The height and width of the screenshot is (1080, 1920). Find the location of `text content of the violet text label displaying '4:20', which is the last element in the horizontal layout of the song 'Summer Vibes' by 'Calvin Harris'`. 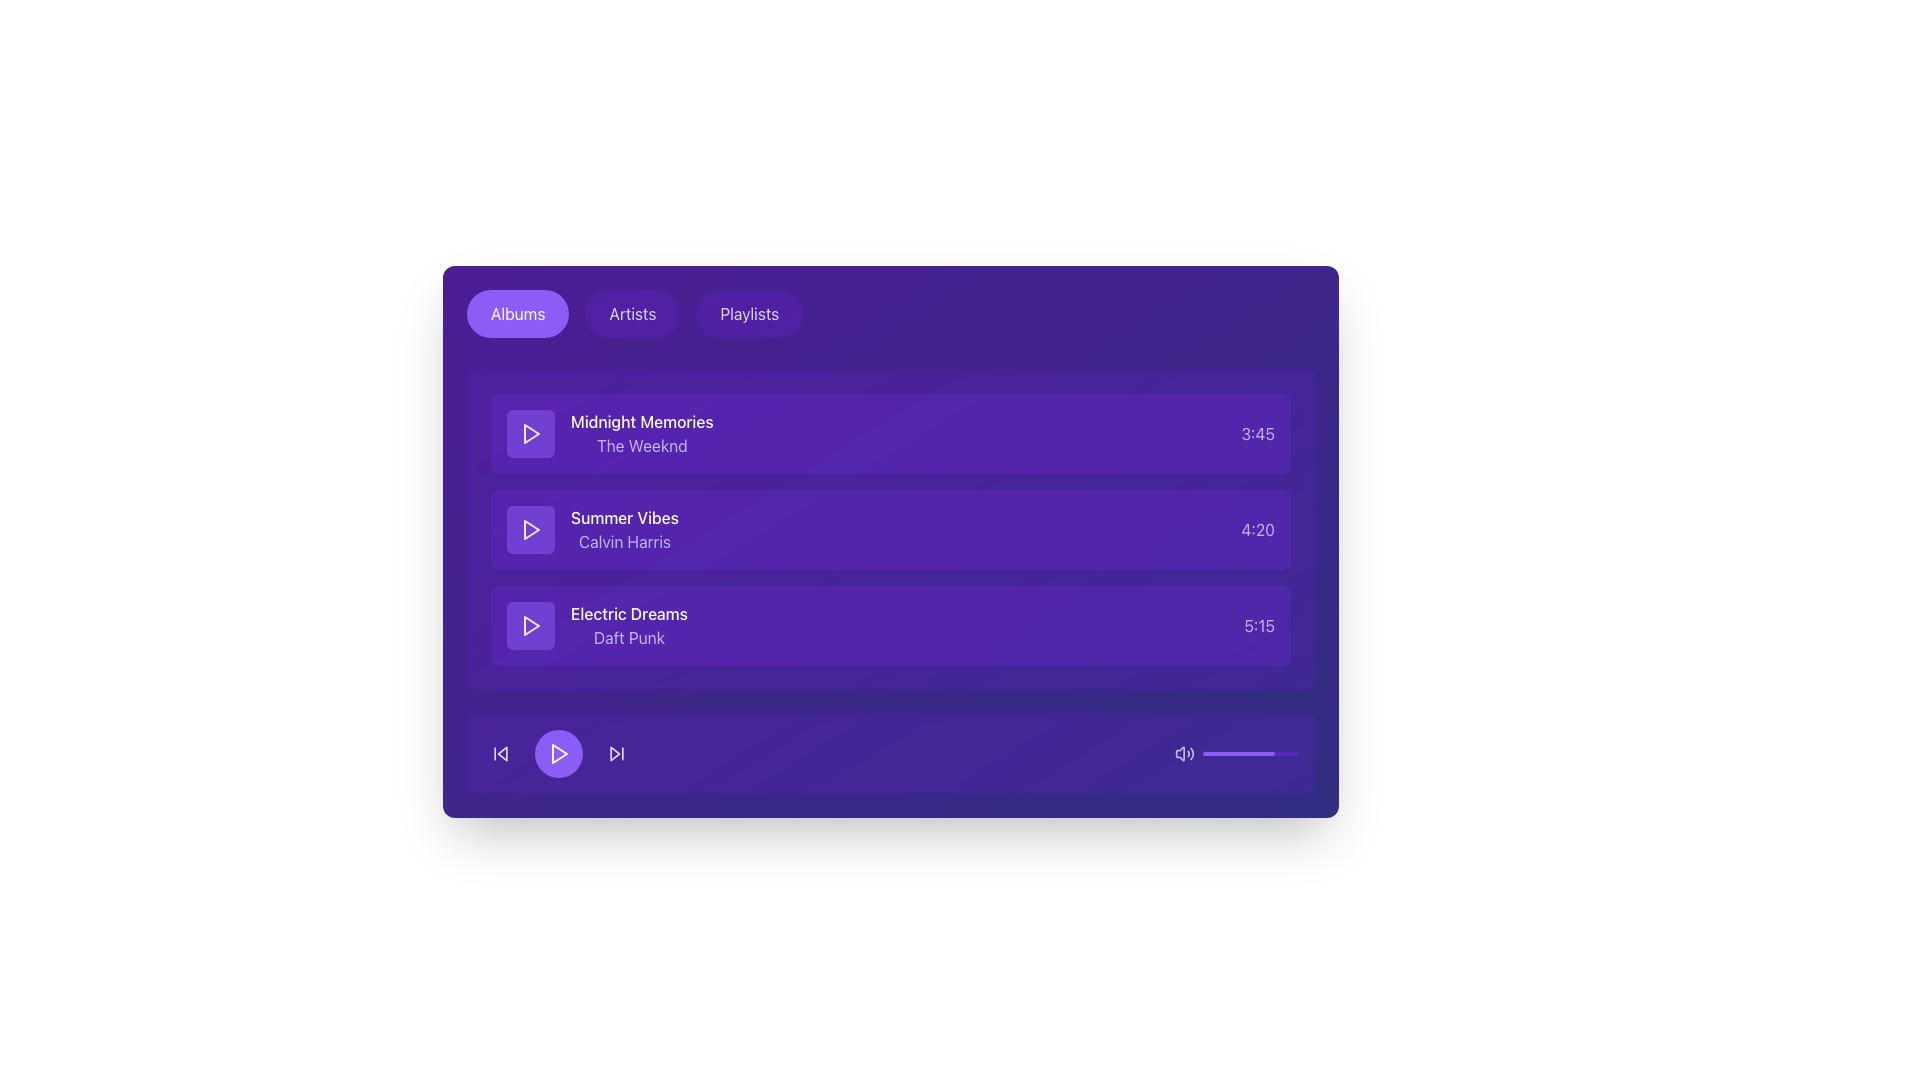

text content of the violet text label displaying '4:20', which is the last element in the horizontal layout of the song 'Summer Vibes' by 'Calvin Harris' is located at coordinates (1257, 528).